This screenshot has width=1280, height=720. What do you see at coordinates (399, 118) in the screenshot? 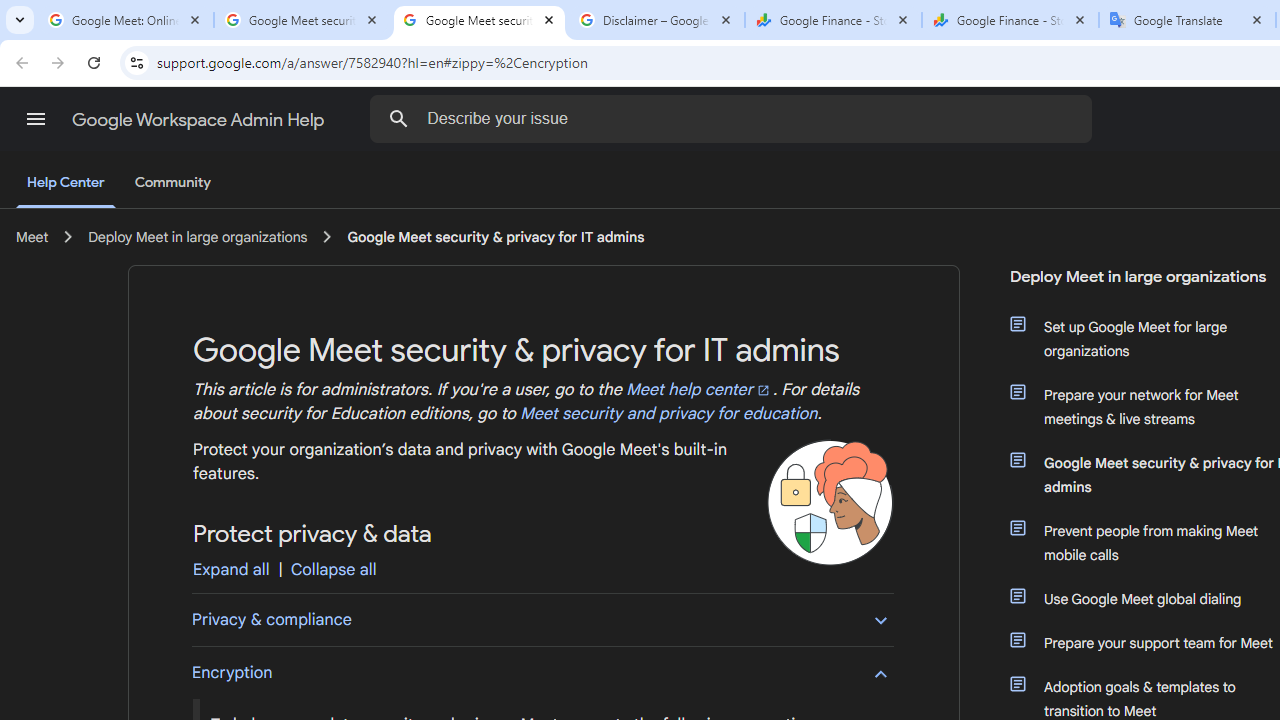
I see `'Search Help Center'` at bounding box center [399, 118].